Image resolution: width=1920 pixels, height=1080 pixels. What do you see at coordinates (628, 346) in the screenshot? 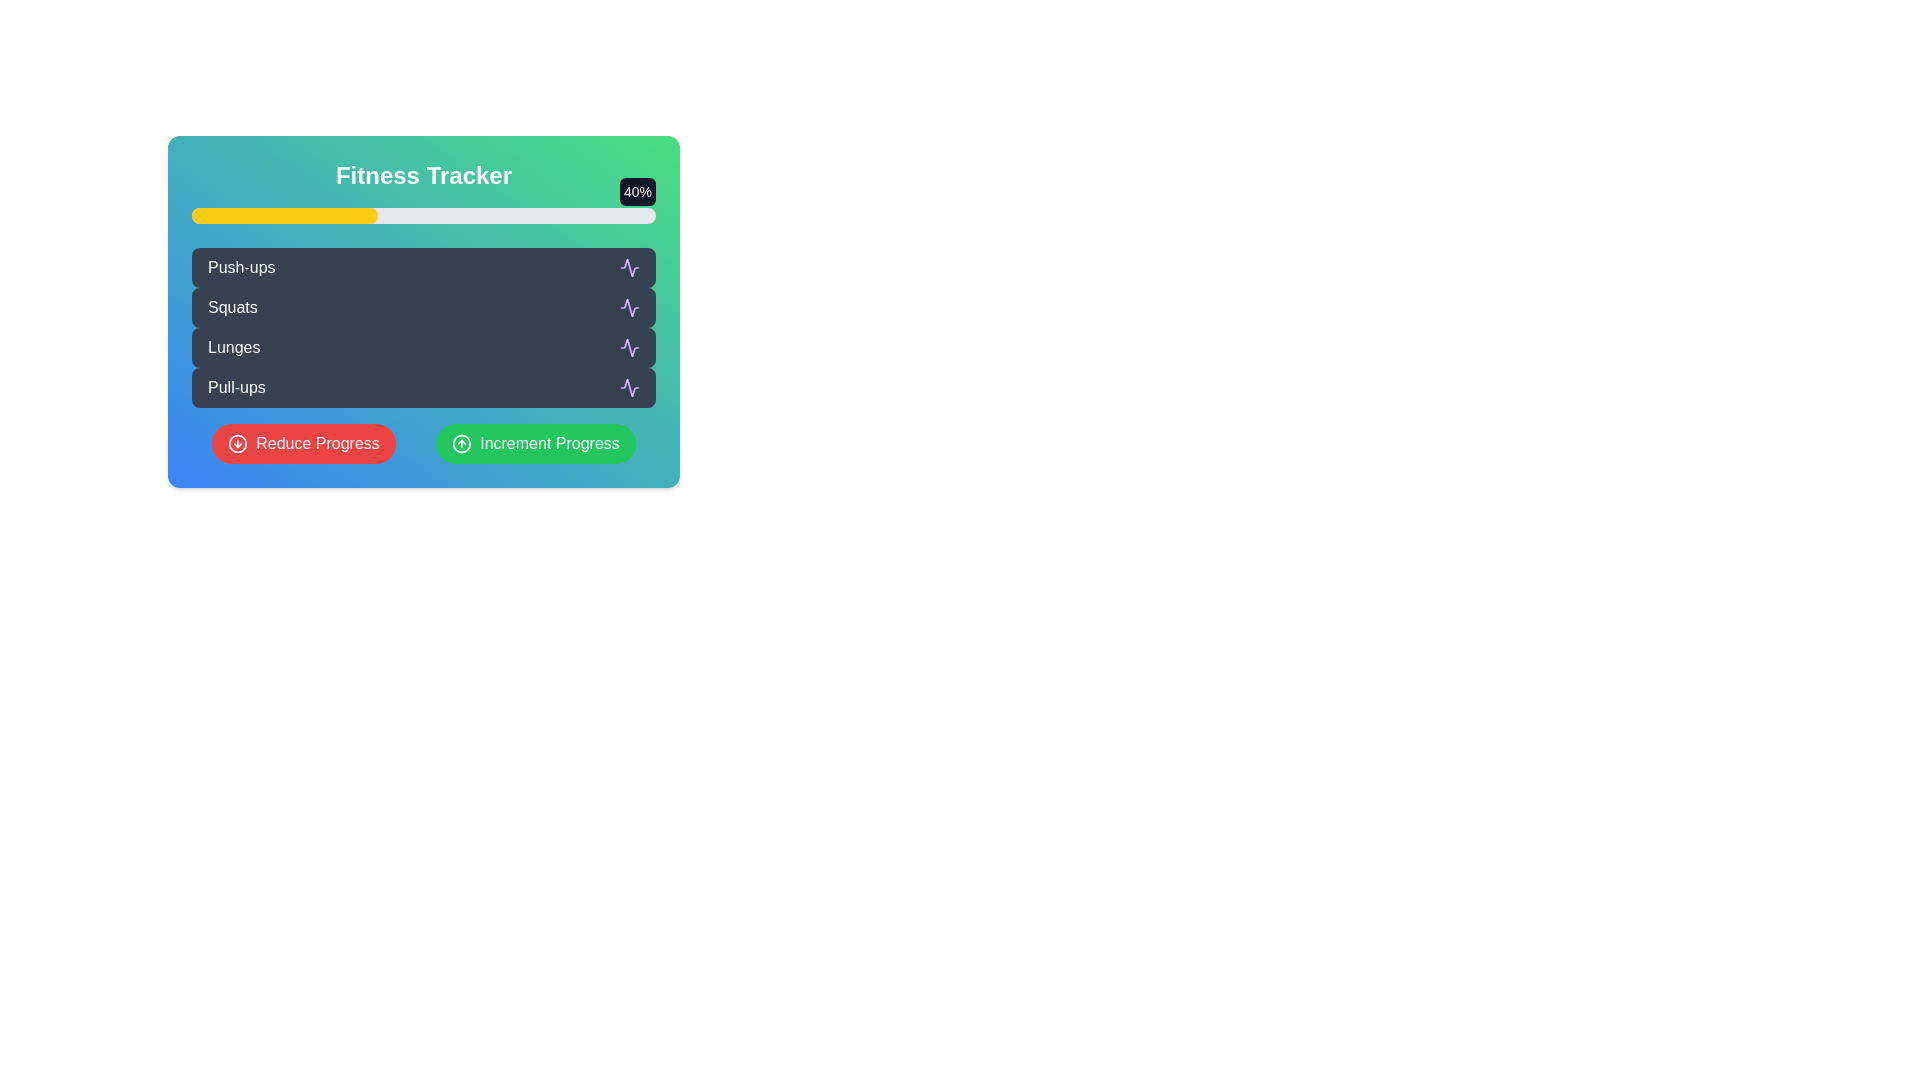
I see `the Lunges icon located in the third position of the list, aligned to the right side of the label 'Lunges'` at bounding box center [628, 346].